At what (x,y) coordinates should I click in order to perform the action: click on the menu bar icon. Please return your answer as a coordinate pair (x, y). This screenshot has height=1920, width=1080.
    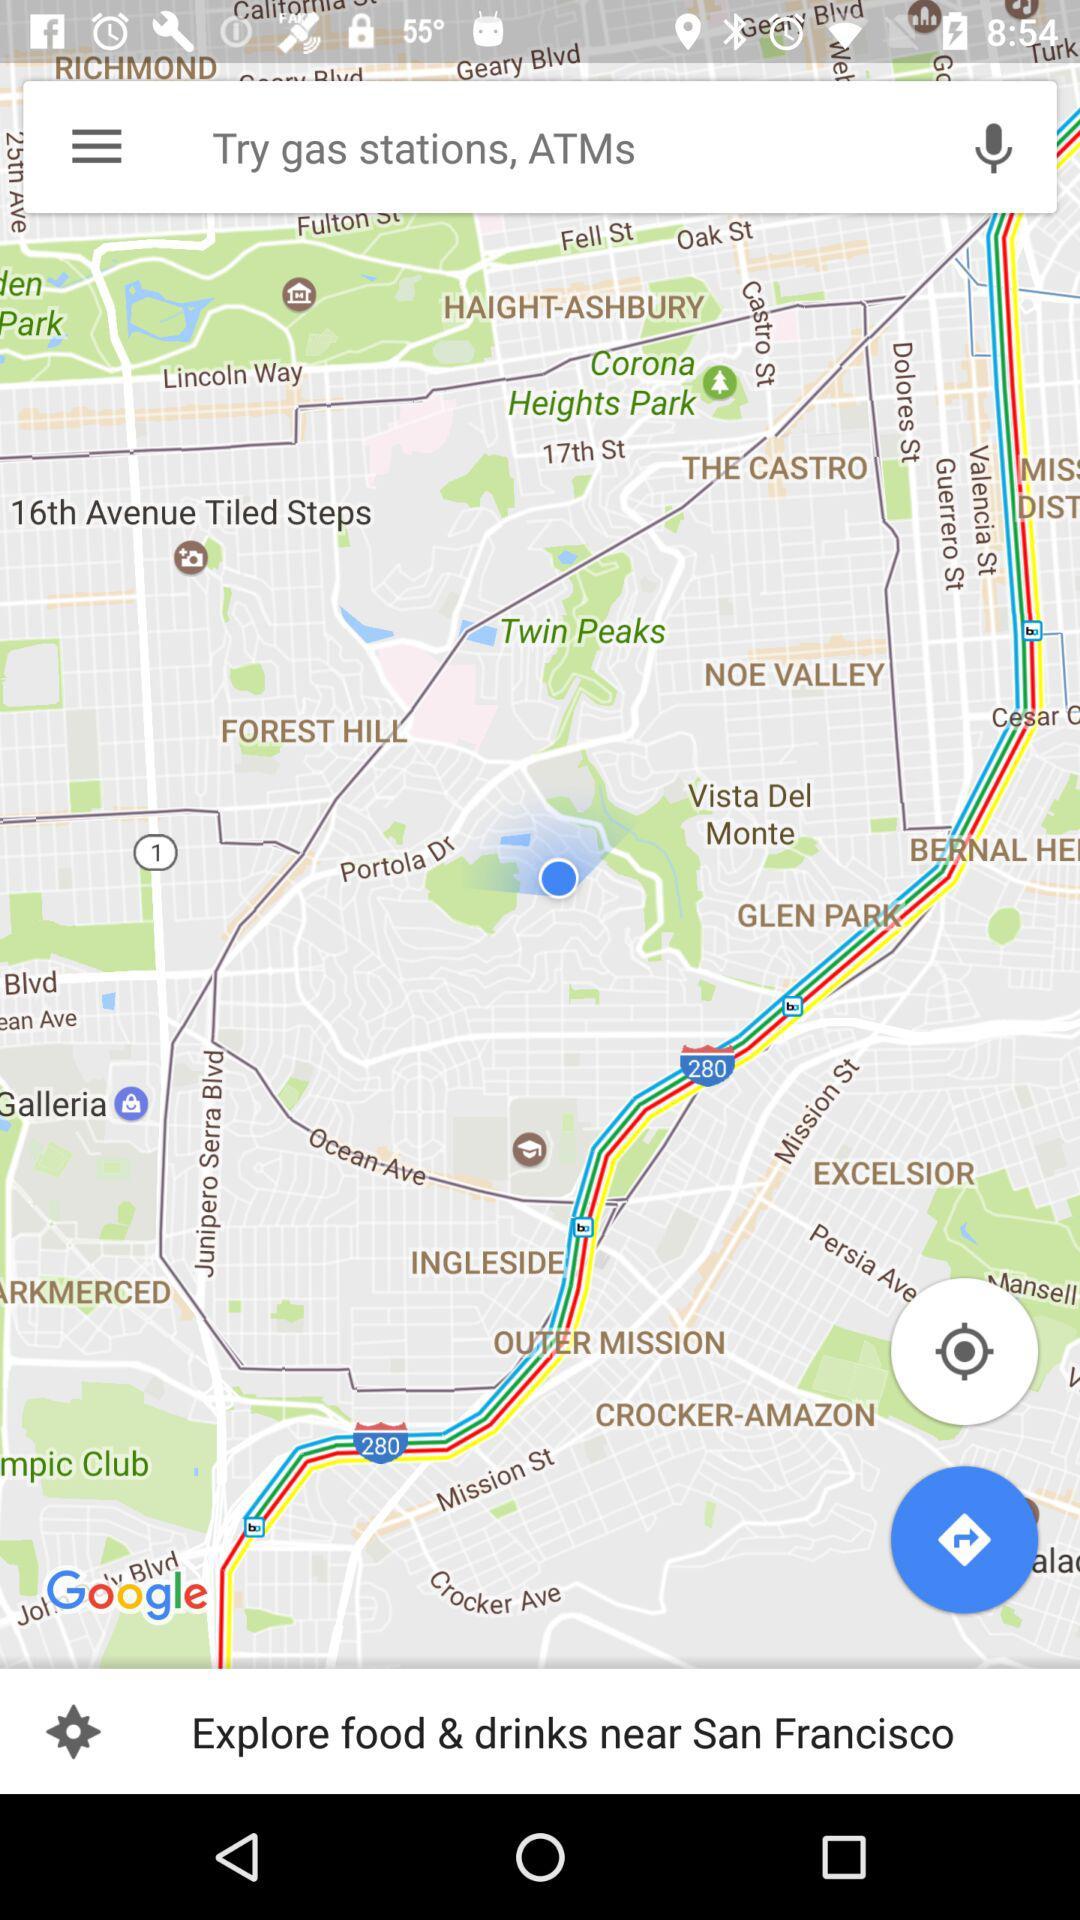
    Looking at the image, I should click on (96, 146).